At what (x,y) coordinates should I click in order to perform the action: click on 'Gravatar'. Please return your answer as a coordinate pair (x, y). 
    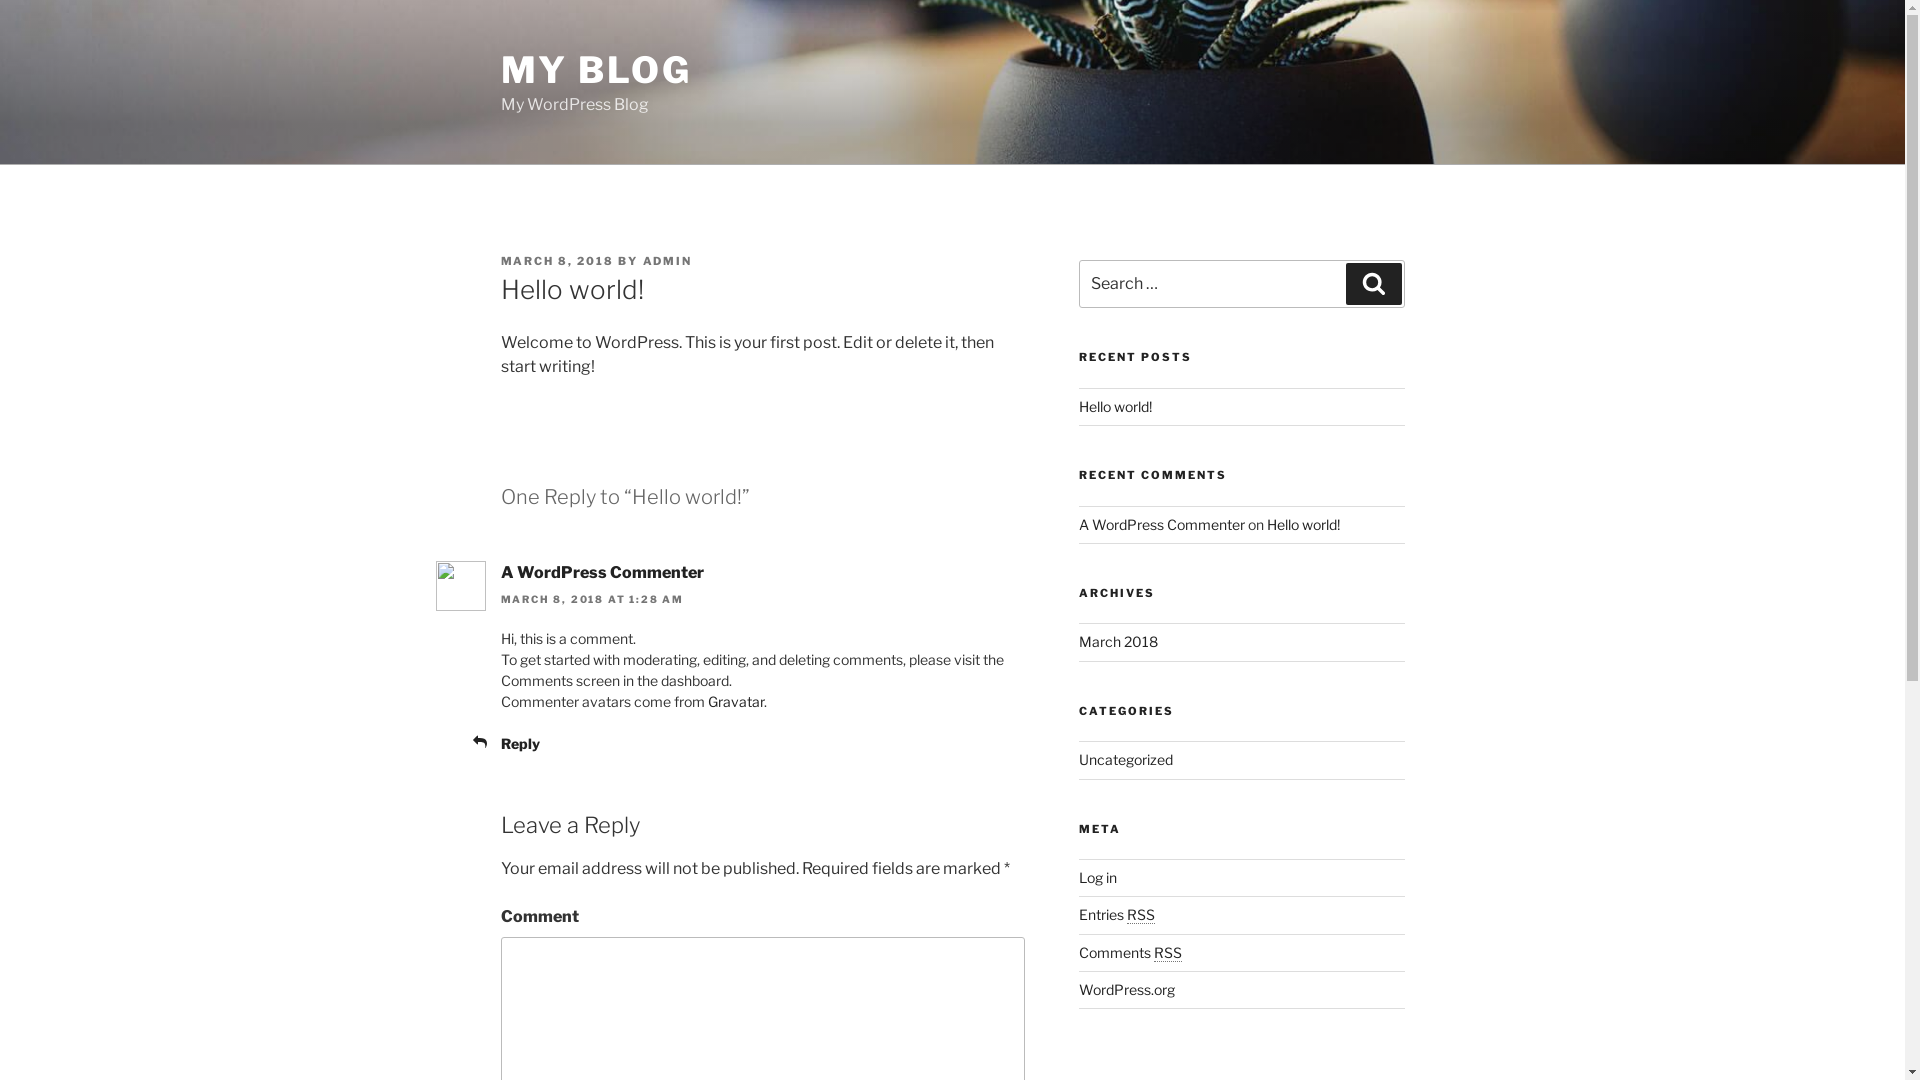
    Looking at the image, I should click on (708, 700).